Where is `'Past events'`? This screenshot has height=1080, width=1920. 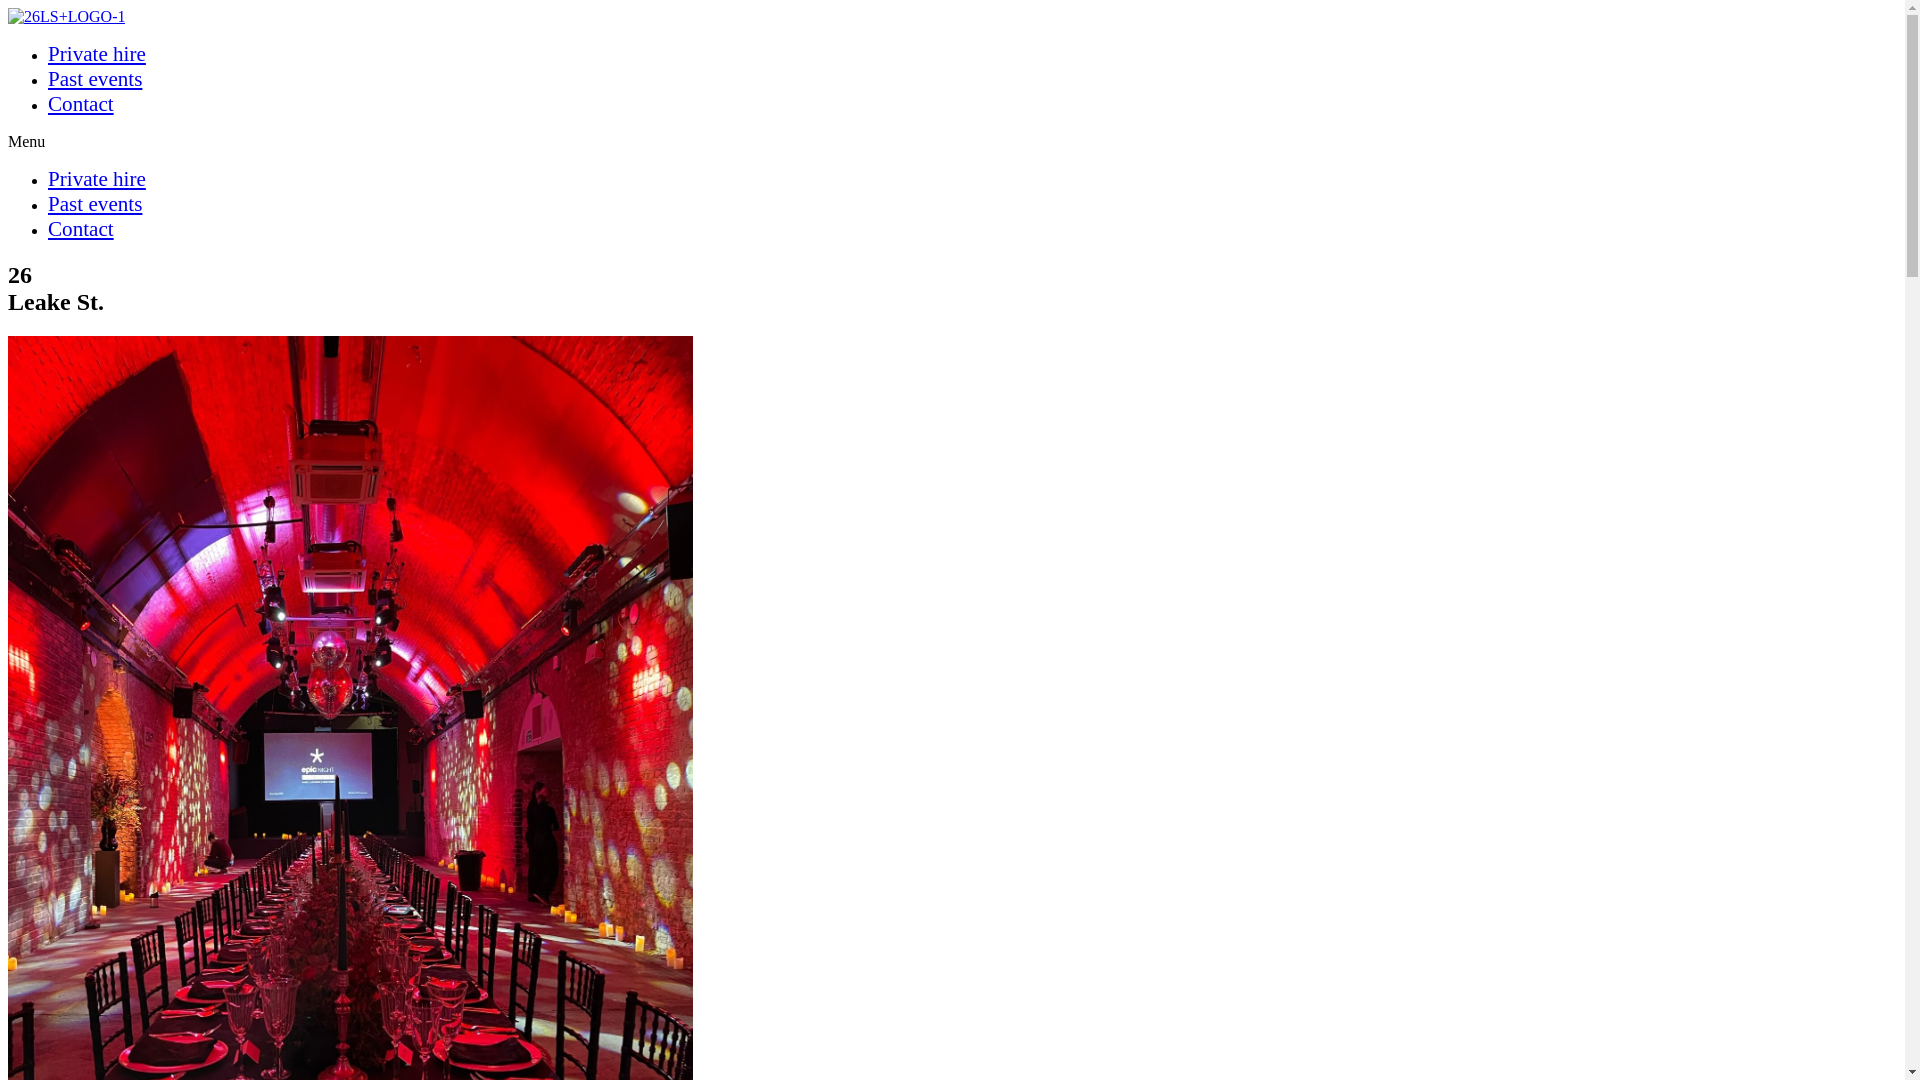
'Past events' is located at coordinates (94, 77).